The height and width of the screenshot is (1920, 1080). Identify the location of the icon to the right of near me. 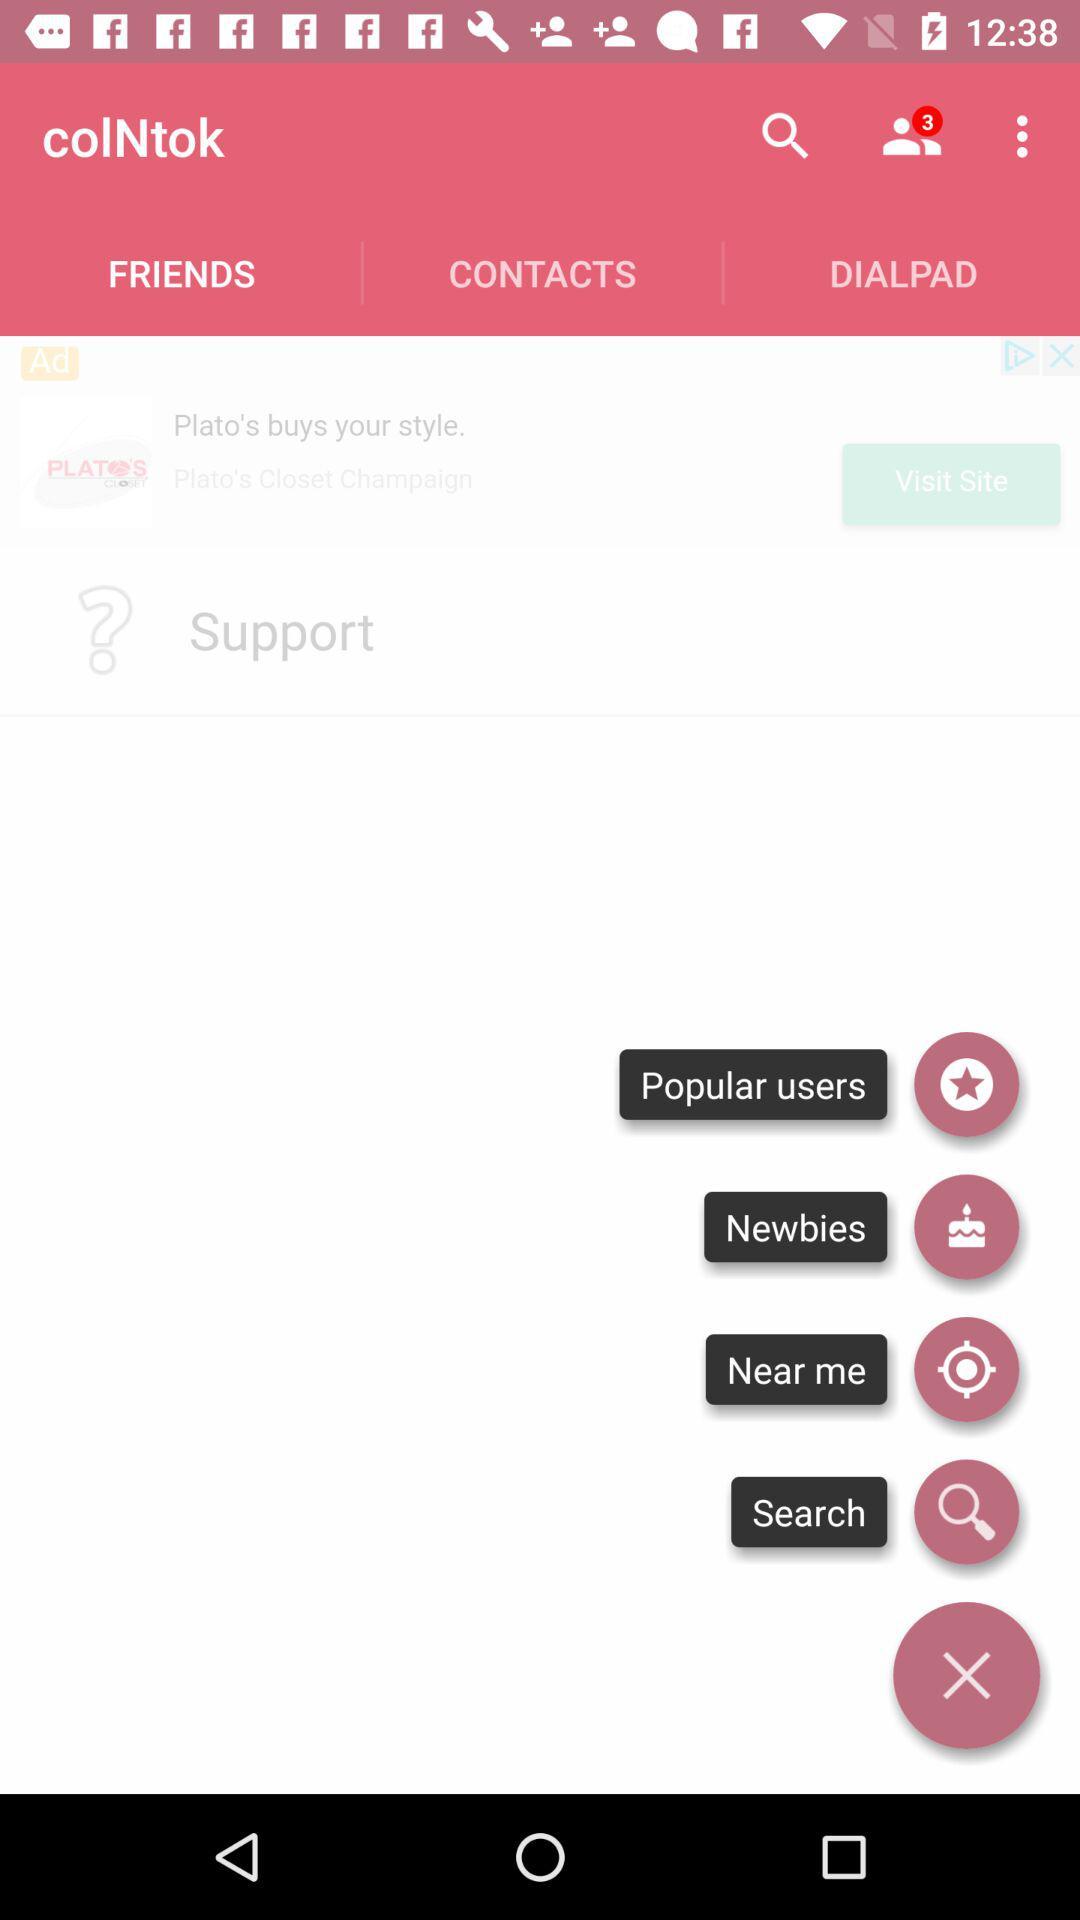
(965, 1512).